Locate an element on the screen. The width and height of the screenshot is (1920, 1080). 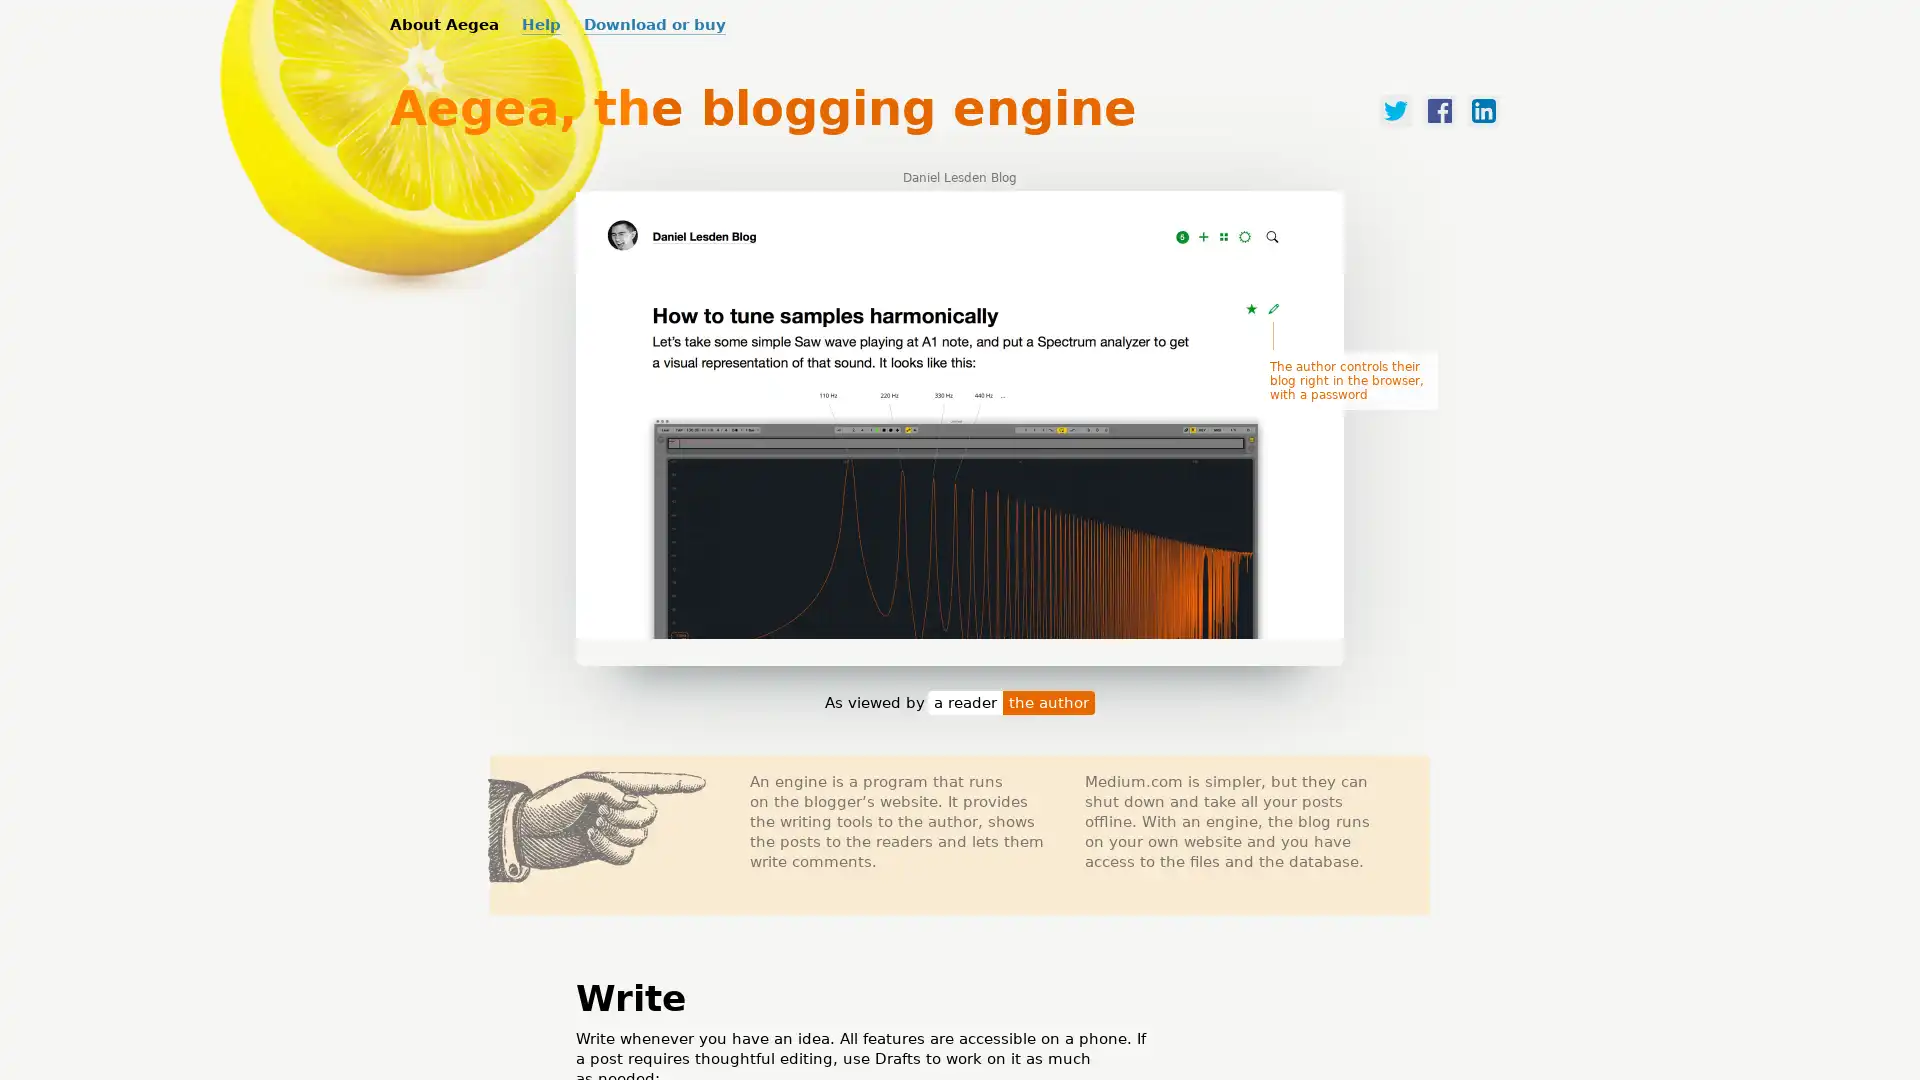
a reader is located at coordinates (965, 716).